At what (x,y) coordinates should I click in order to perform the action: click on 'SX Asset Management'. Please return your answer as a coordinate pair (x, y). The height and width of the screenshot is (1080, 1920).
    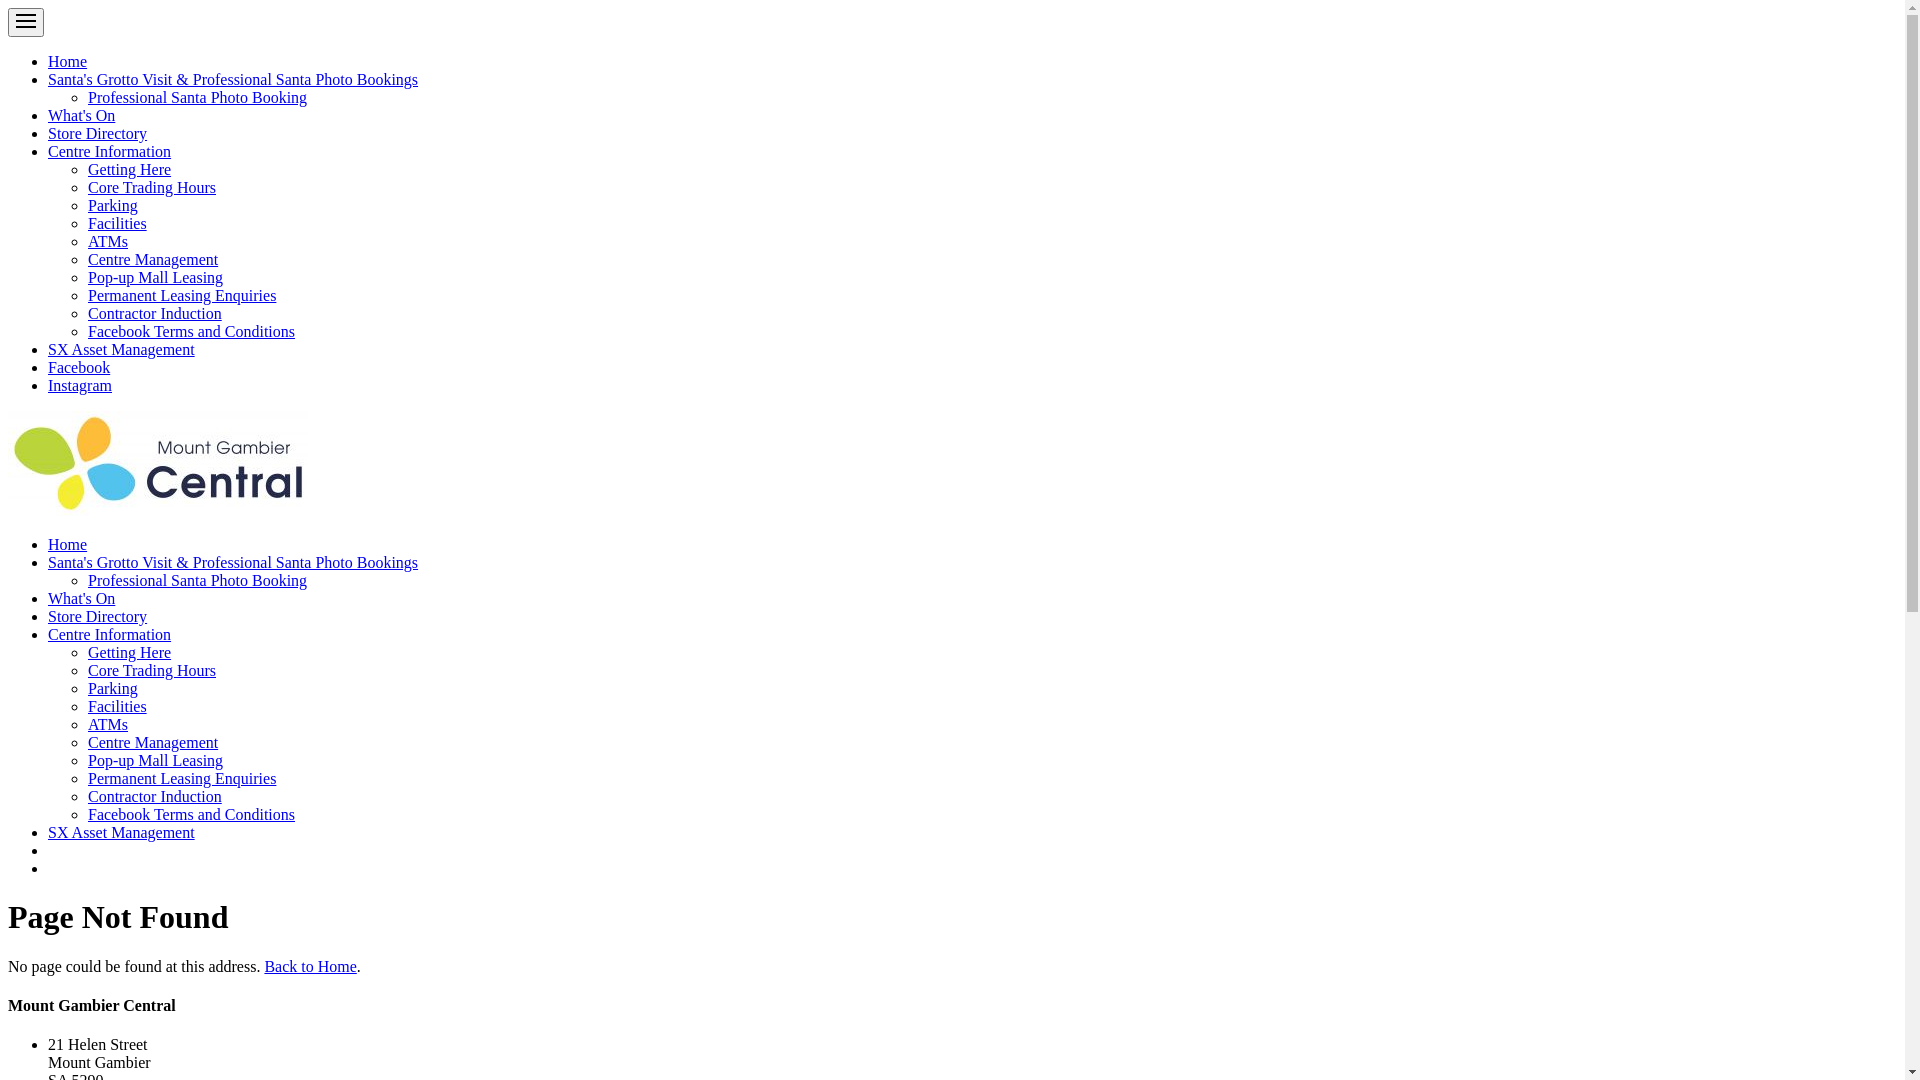
    Looking at the image, I should click on (120, 348).